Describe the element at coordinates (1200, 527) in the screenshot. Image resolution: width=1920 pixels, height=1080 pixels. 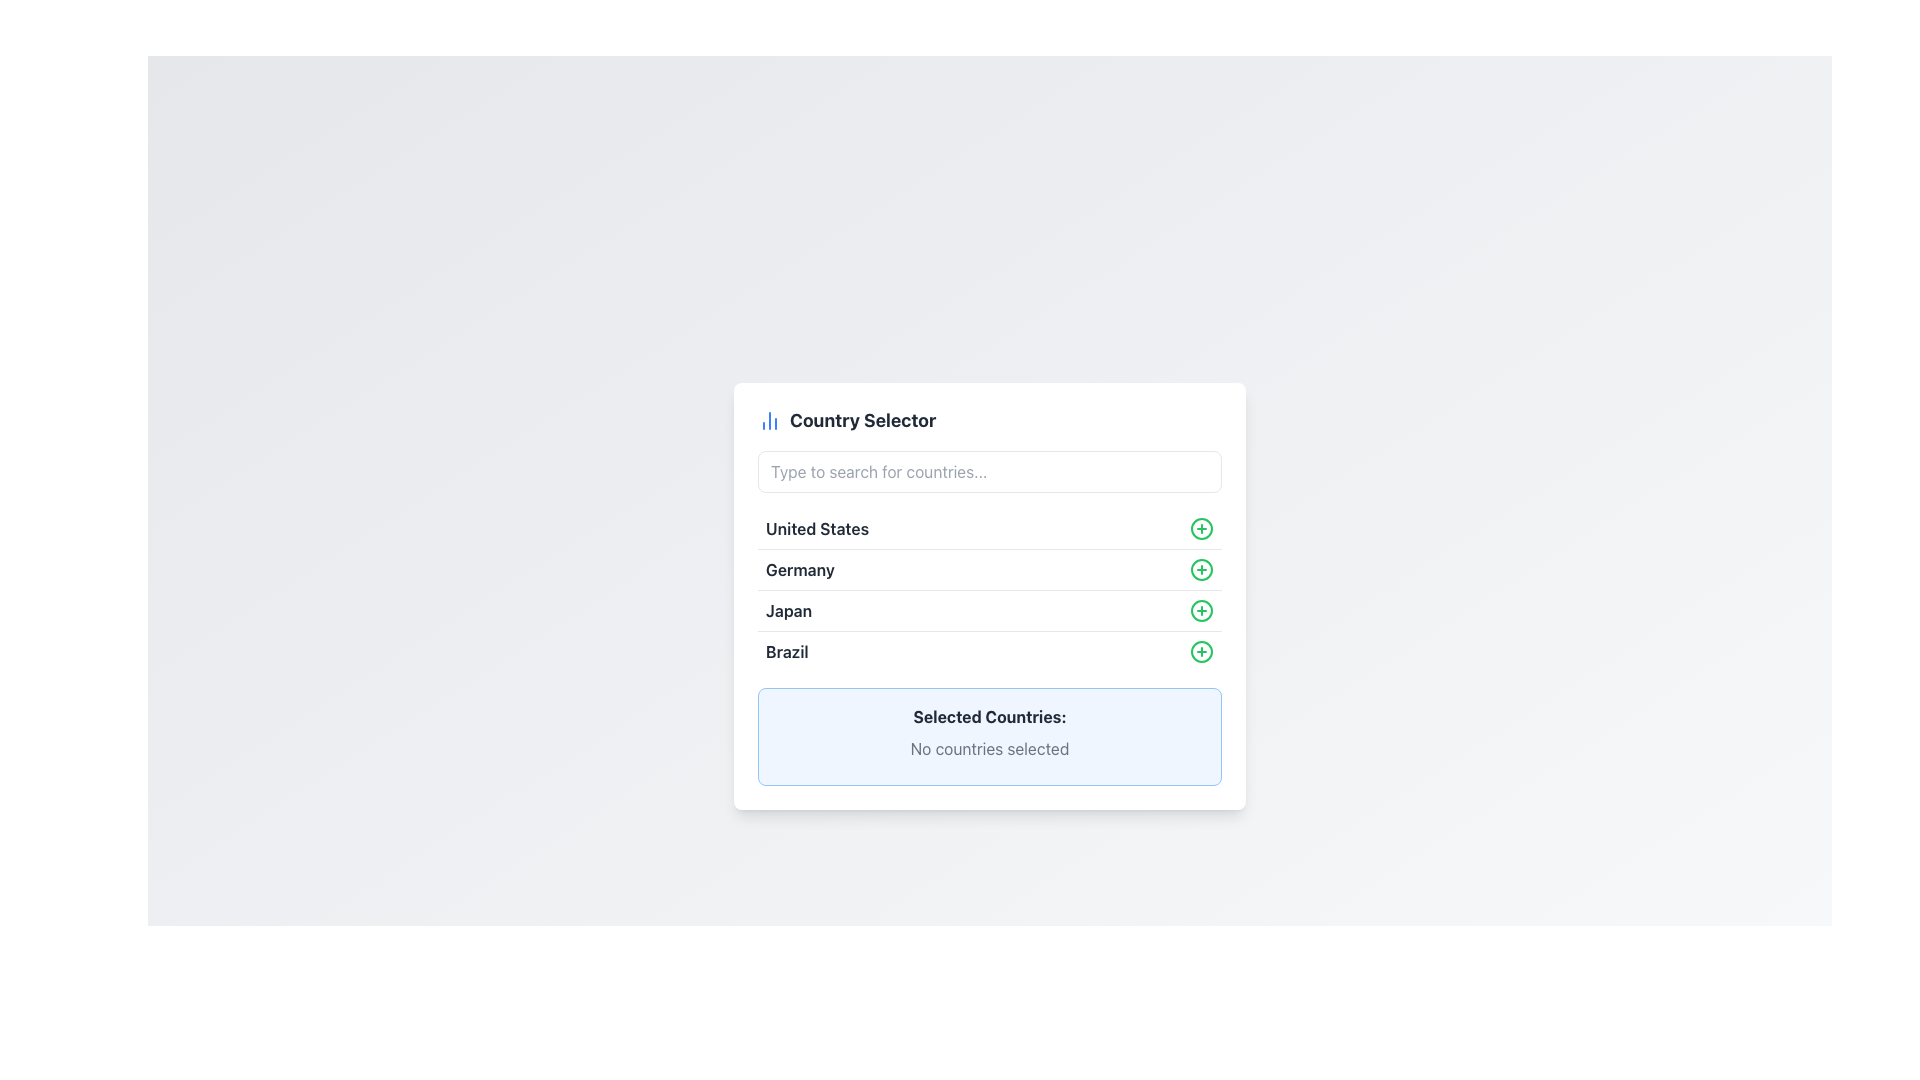
I see `the green circular '+' icon button located next to the text 'United States' in the country selection list` at that location.